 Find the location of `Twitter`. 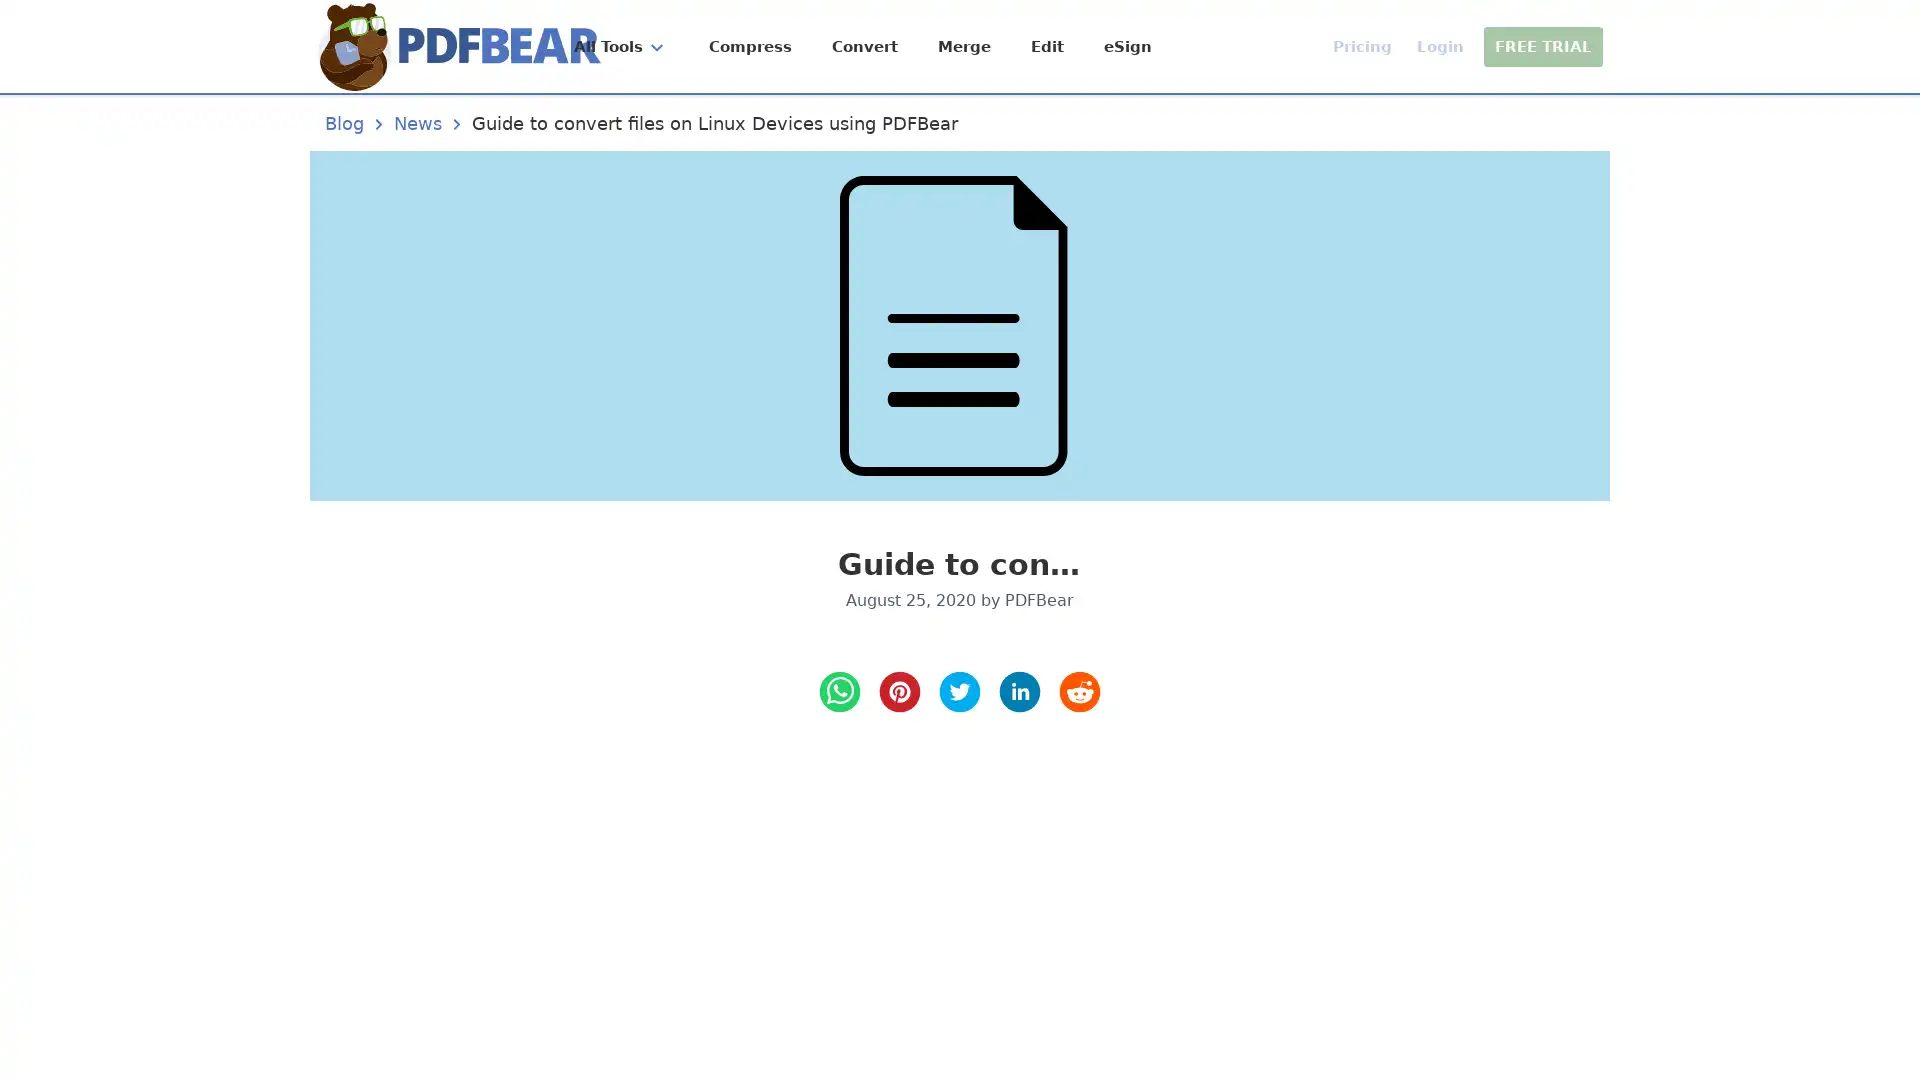

Twitter is located at coordinates (960, 690).